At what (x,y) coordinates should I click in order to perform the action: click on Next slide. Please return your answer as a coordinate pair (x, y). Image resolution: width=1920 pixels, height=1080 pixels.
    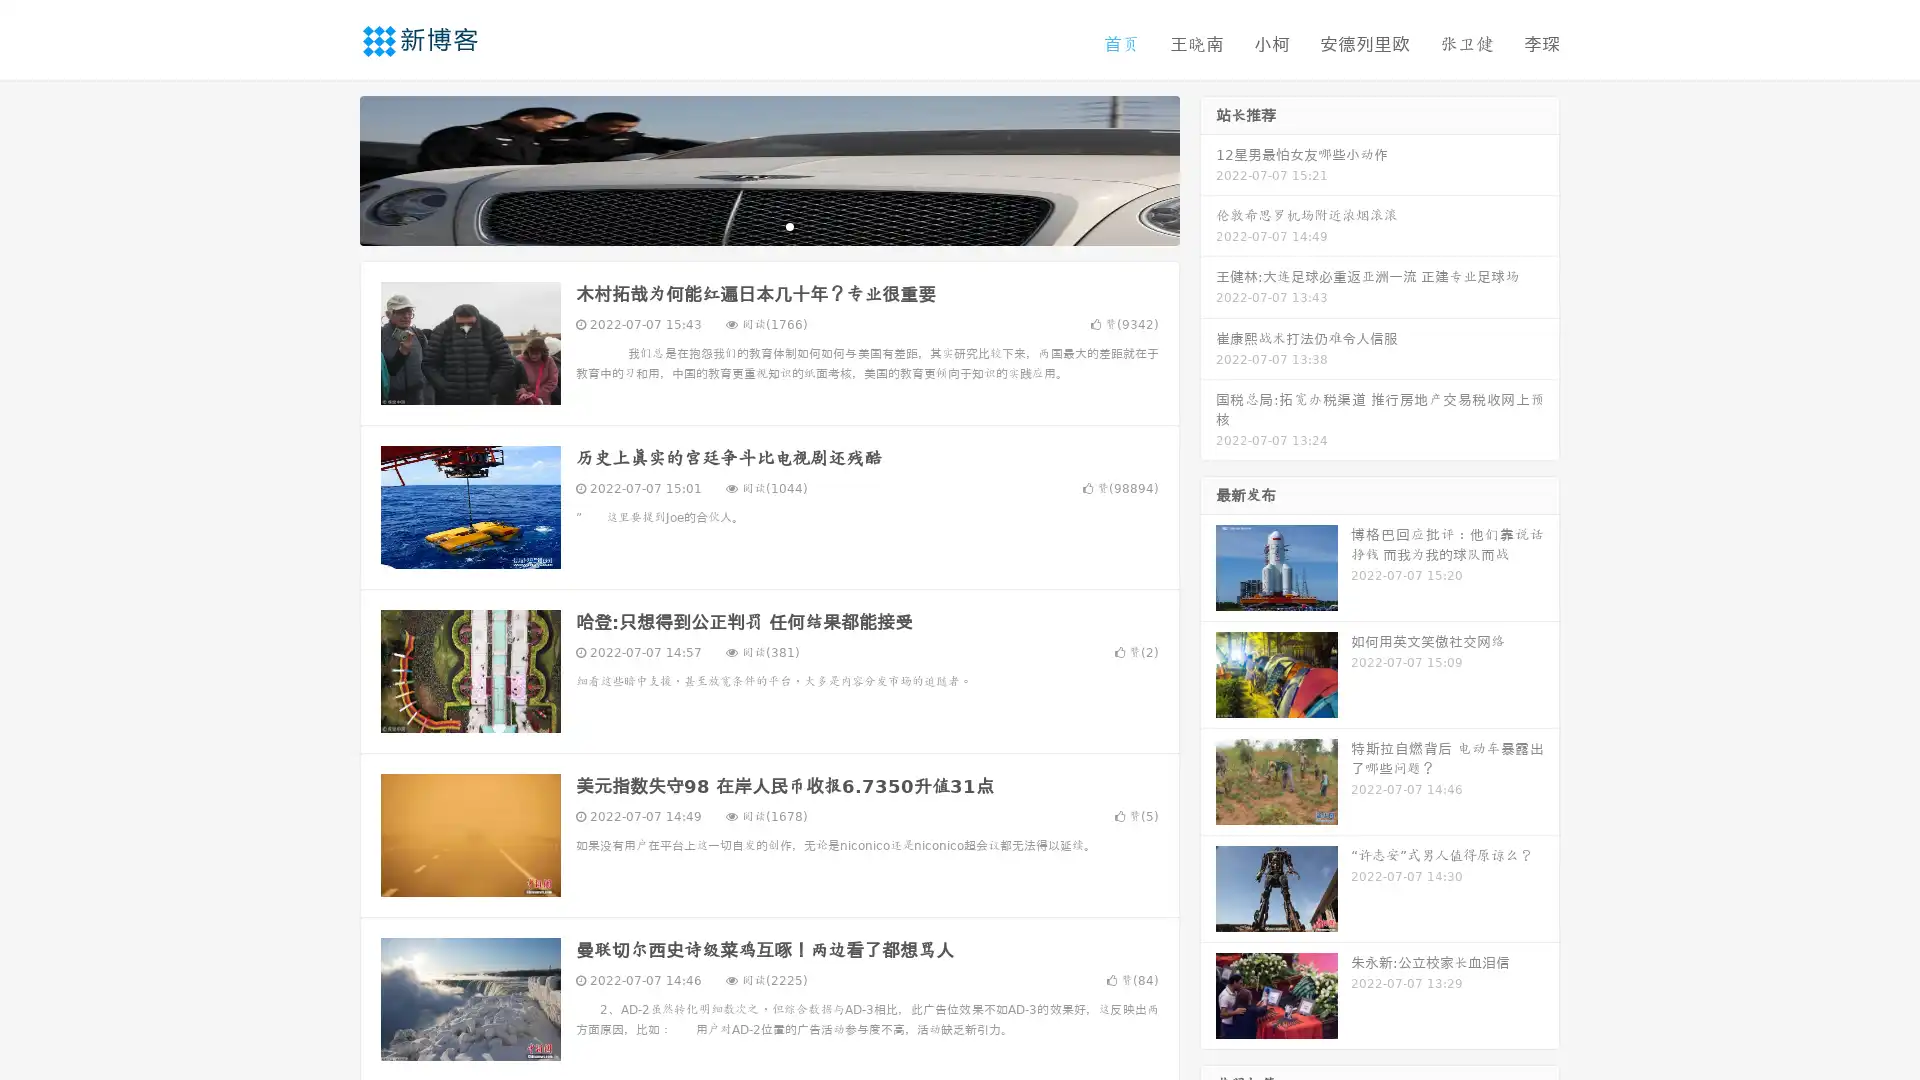
    Looking at the image, I should click on (1208, 168).